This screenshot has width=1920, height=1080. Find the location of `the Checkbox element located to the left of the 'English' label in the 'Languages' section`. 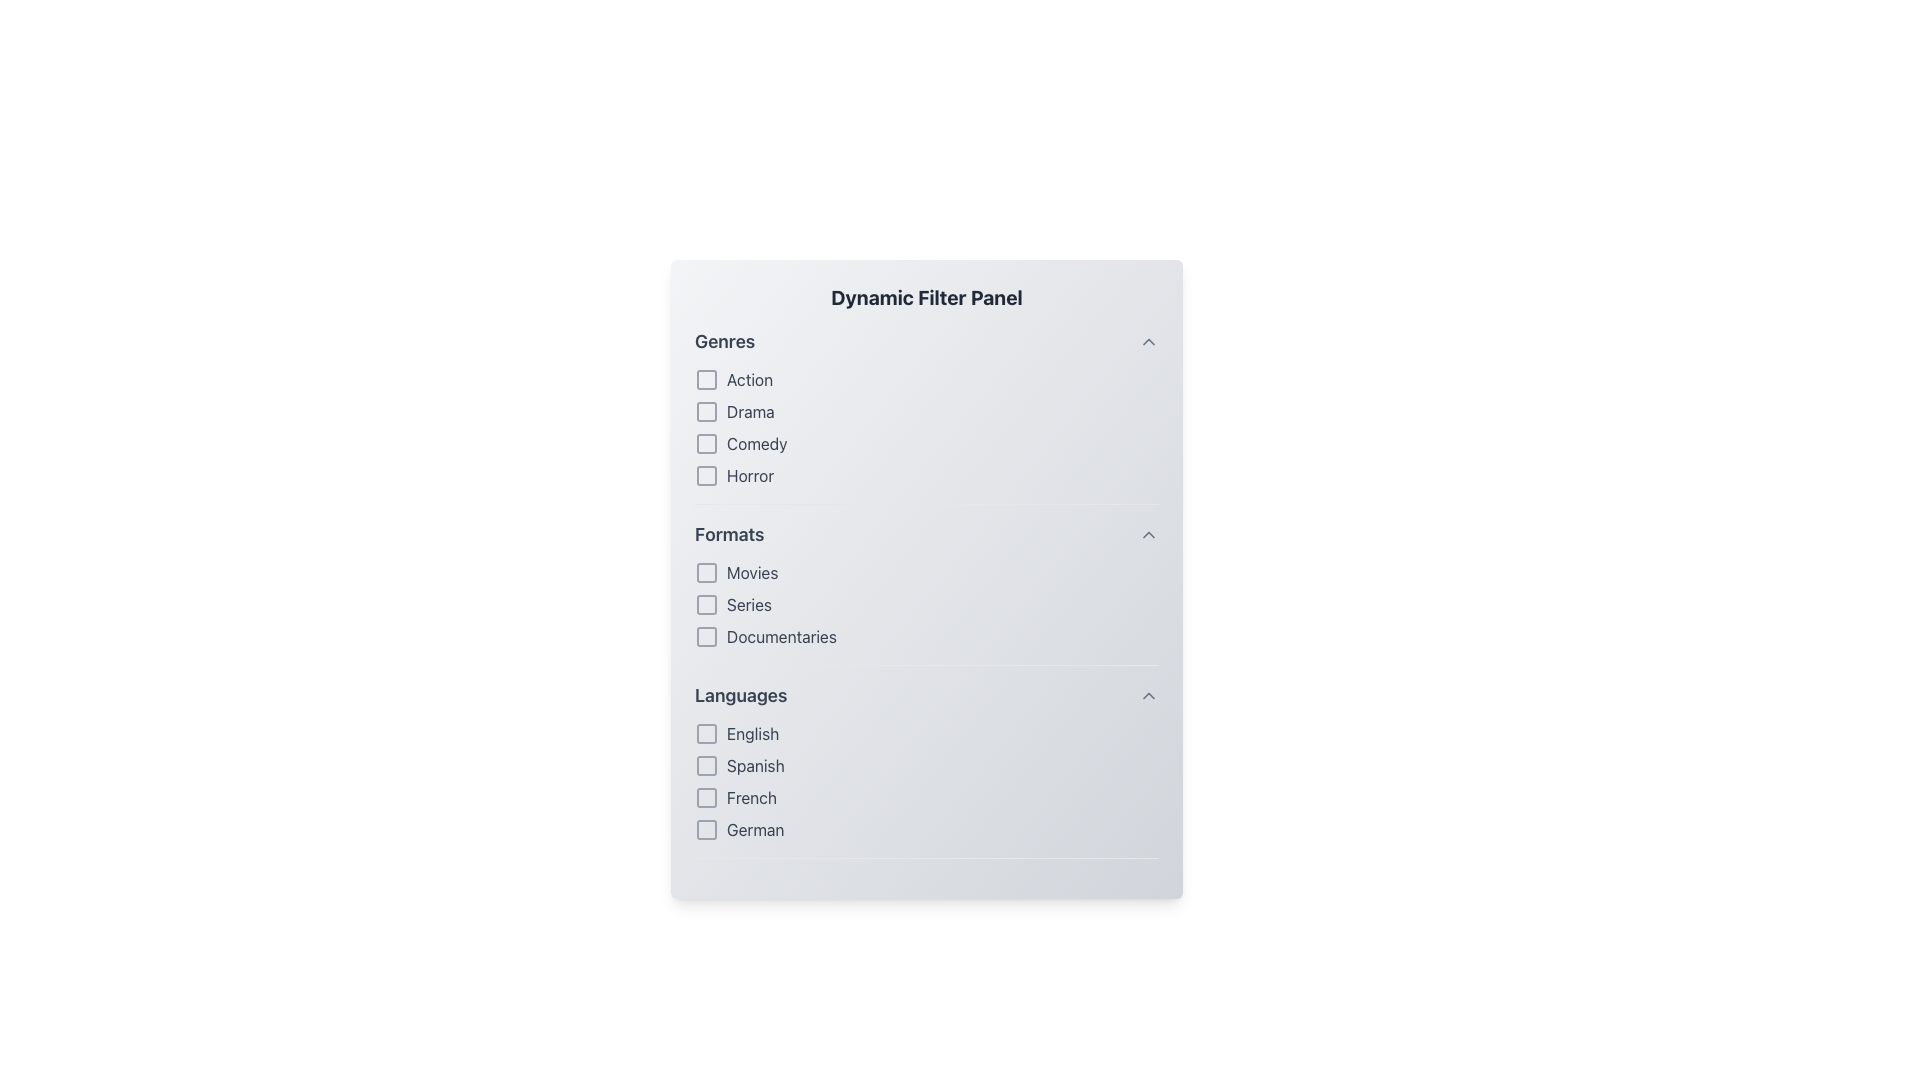

the Checkbox element located to the left of the 'English' label in the 'Languages' section is located at coordinates (706, 733).